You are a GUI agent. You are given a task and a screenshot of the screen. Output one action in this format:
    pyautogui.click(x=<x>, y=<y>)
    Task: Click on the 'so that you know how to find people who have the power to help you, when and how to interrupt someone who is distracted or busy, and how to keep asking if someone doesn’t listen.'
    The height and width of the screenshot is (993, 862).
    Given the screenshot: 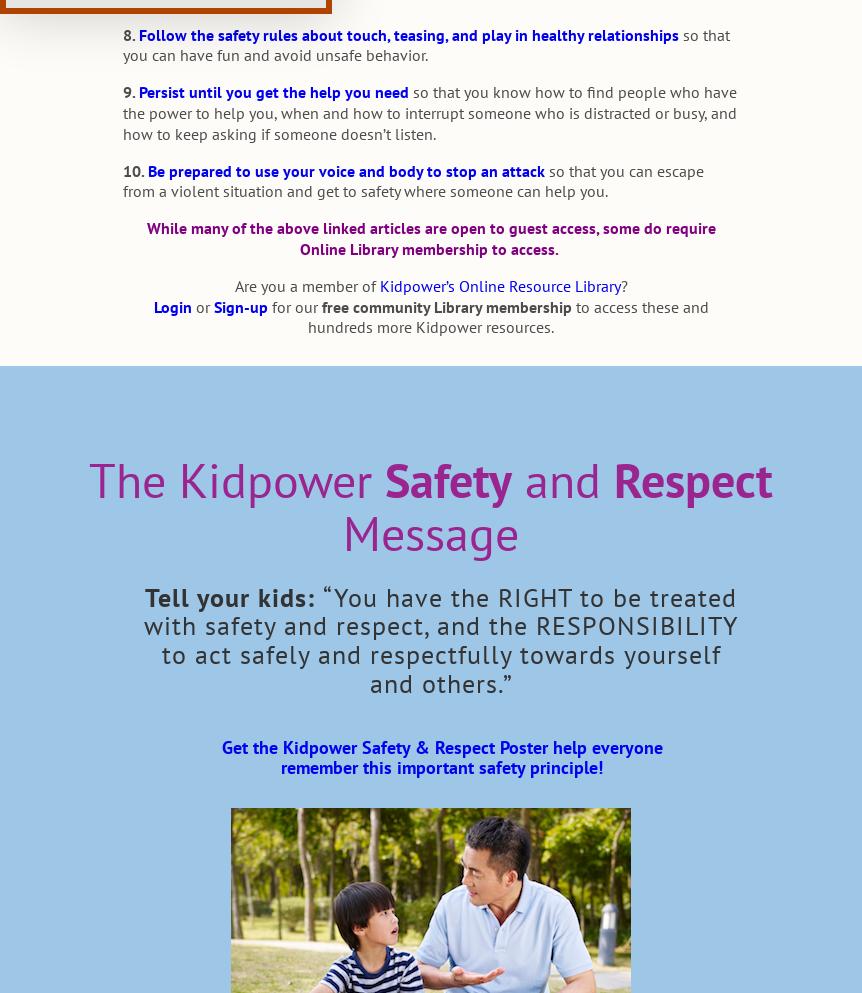 What is the action you would take?
    pyautogui.click(x=428, y=111)
    